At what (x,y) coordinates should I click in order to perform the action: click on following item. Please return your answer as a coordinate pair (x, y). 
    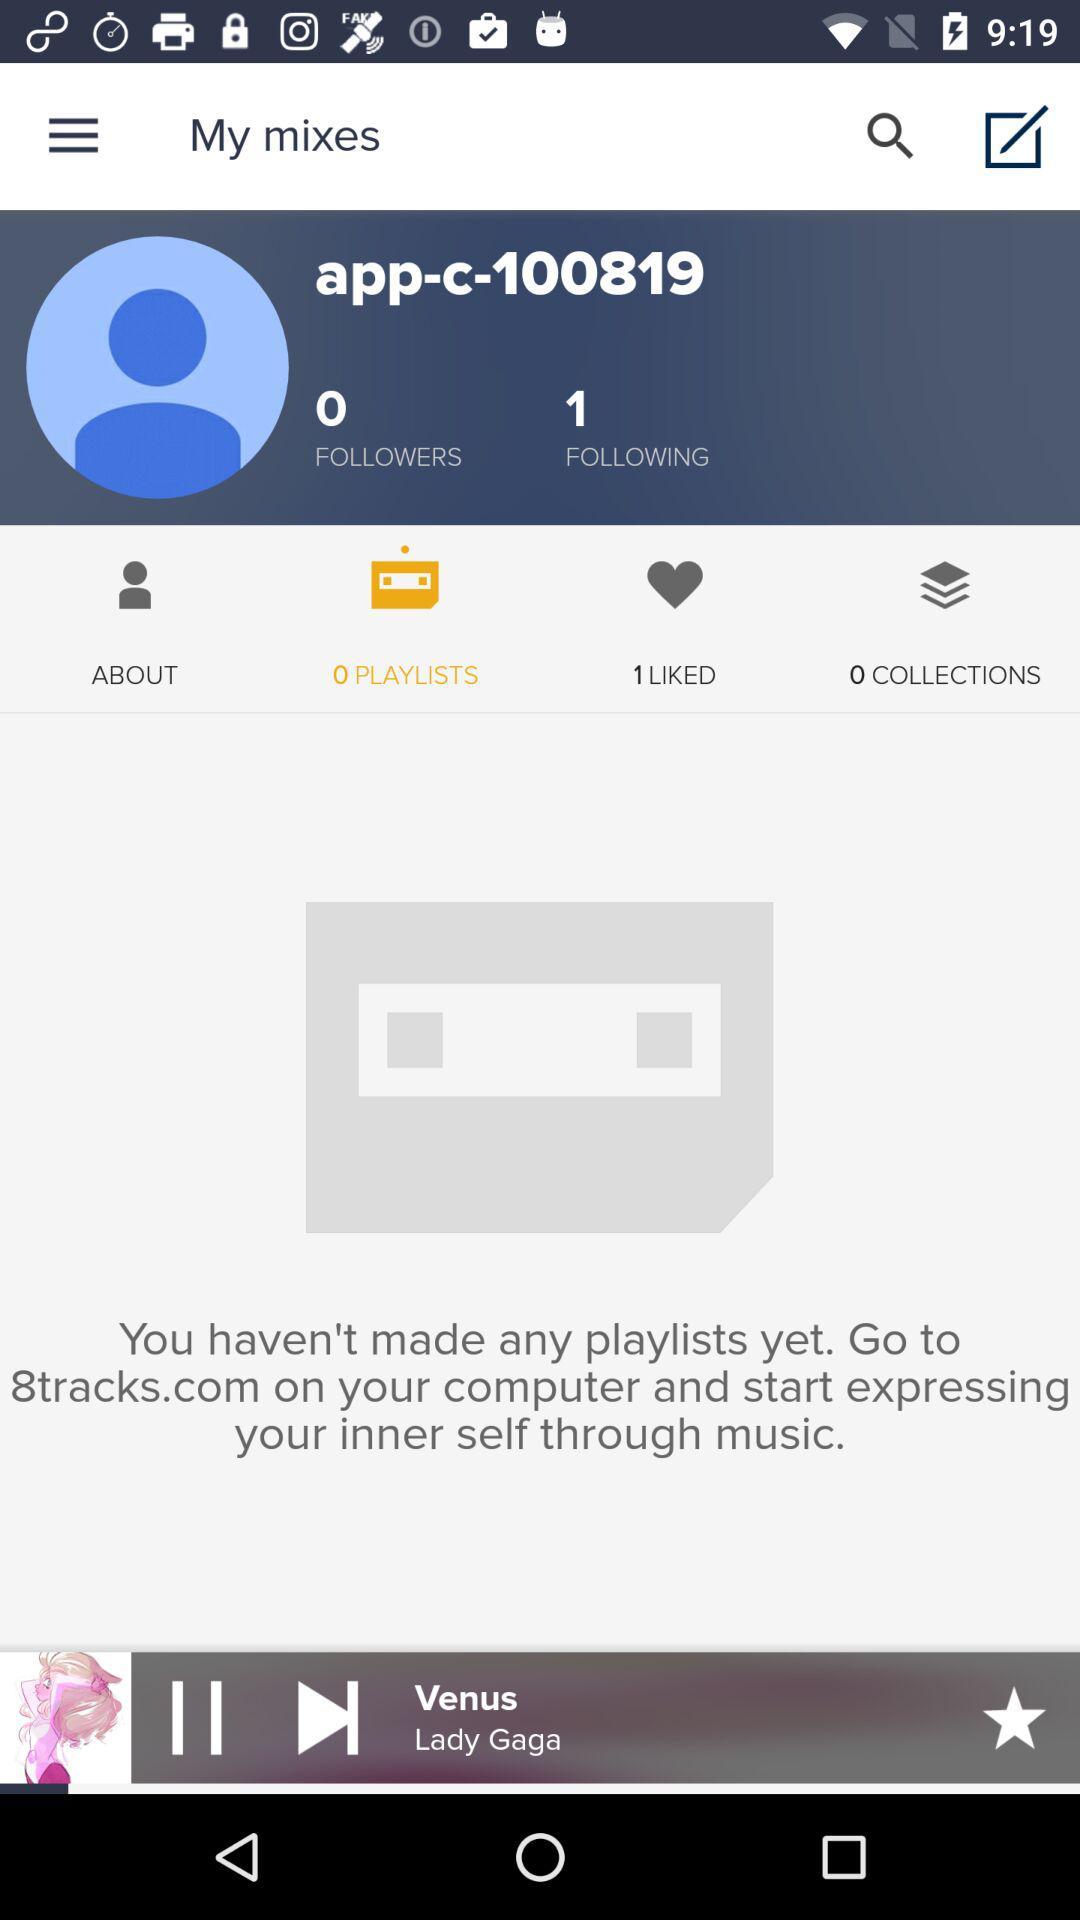
    Looking at the image, I should click on (637, 456).